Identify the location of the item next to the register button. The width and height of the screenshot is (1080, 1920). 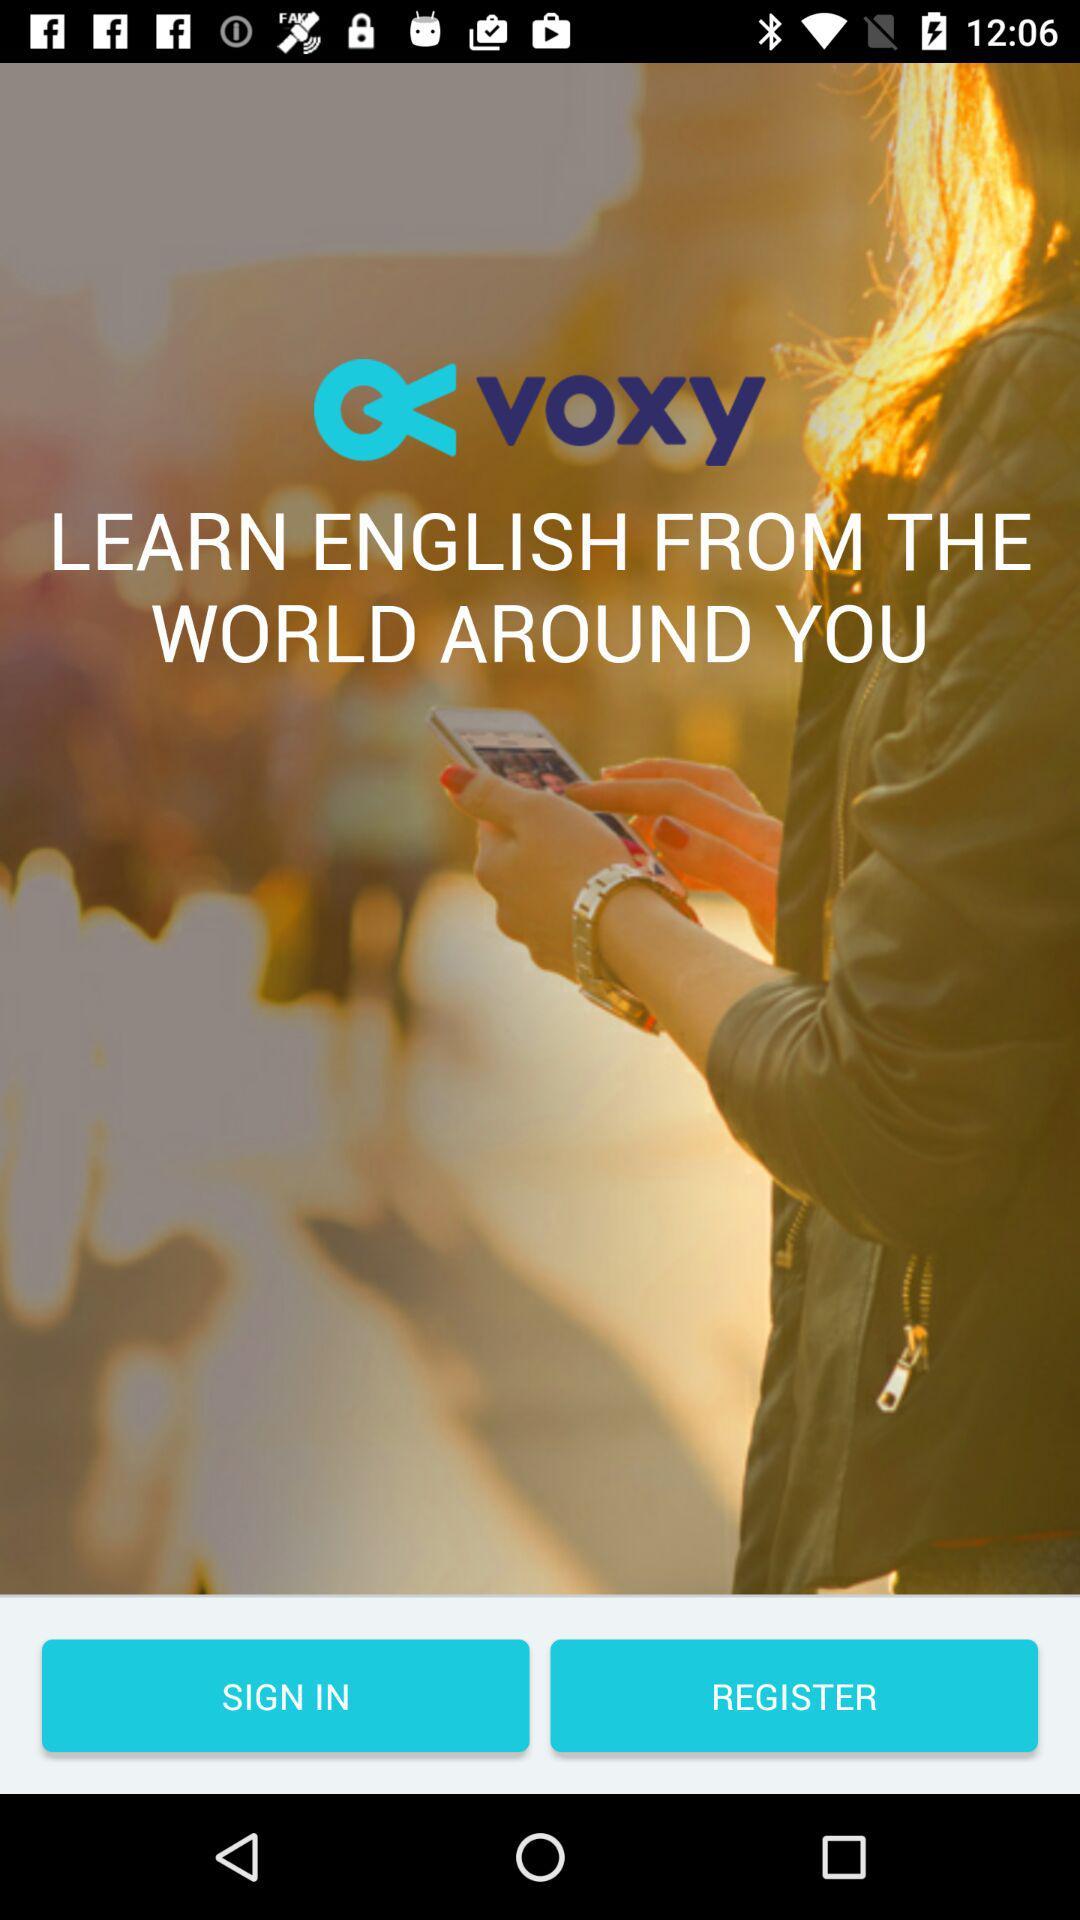
(285, 1694).